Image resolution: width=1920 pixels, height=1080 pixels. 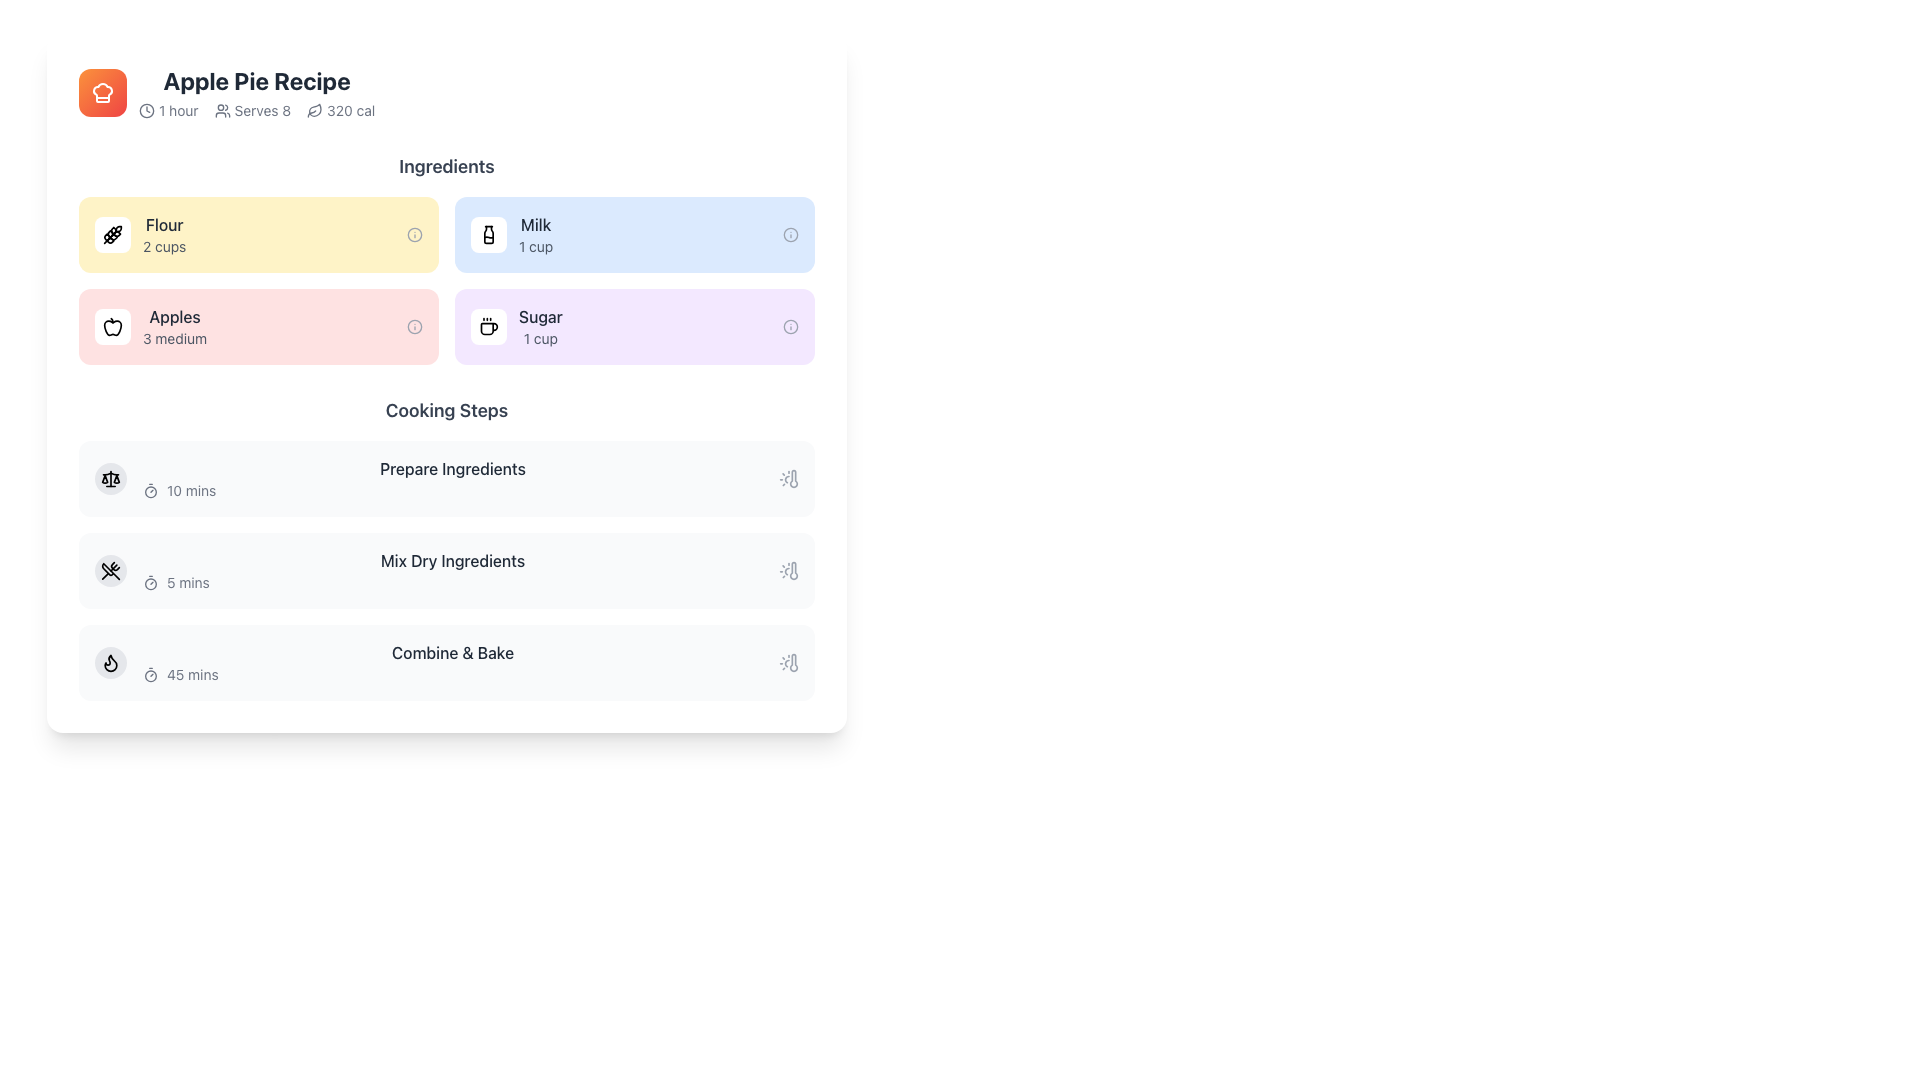 What do you see at coordinates (451, 469) in the screenshot?
I see `the text element displaying 'Prepare Ingredients'` at bounding box center [451, 469].